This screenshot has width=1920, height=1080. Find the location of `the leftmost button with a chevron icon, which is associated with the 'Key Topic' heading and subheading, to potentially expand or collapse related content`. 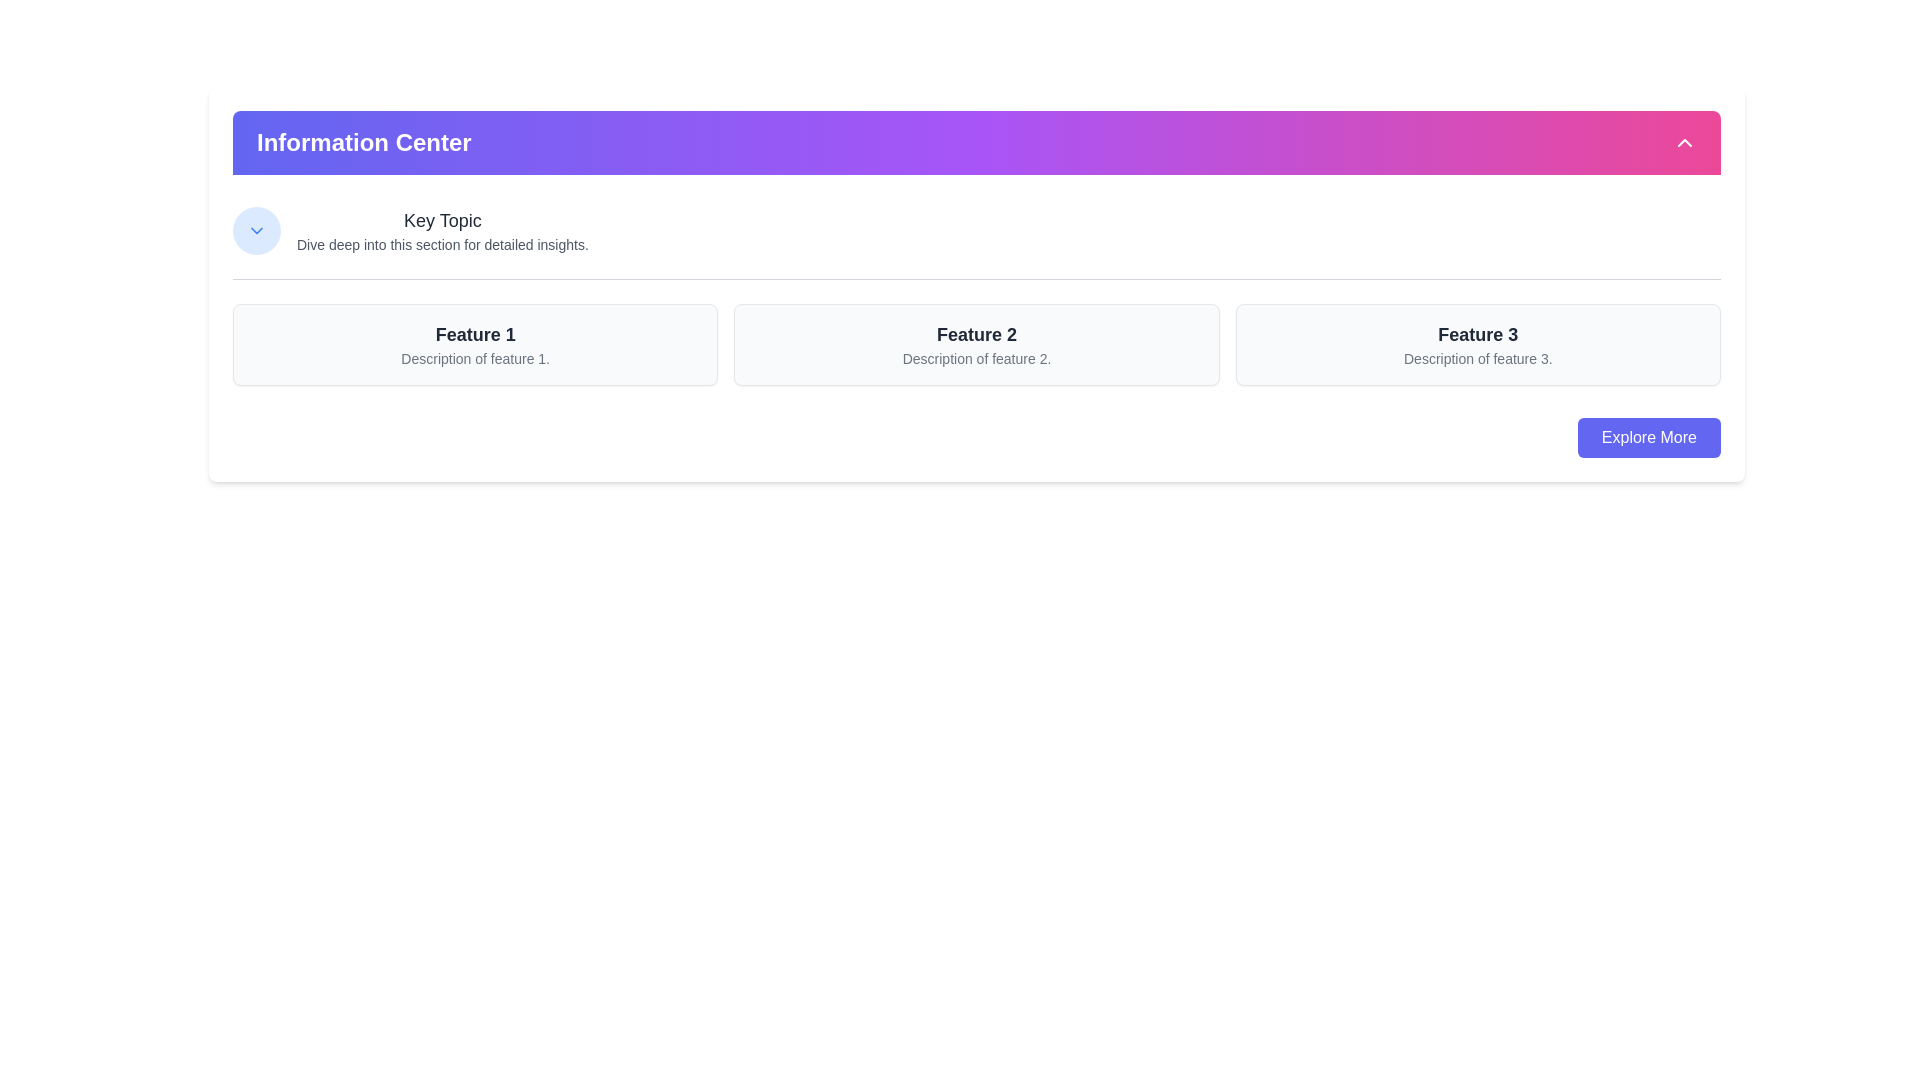

the leftmost button with a chevron icon, which is associated with the 'Key Topic' heading and subheading, to potentially expand or collapse related content is located at coordinates (256, 230).